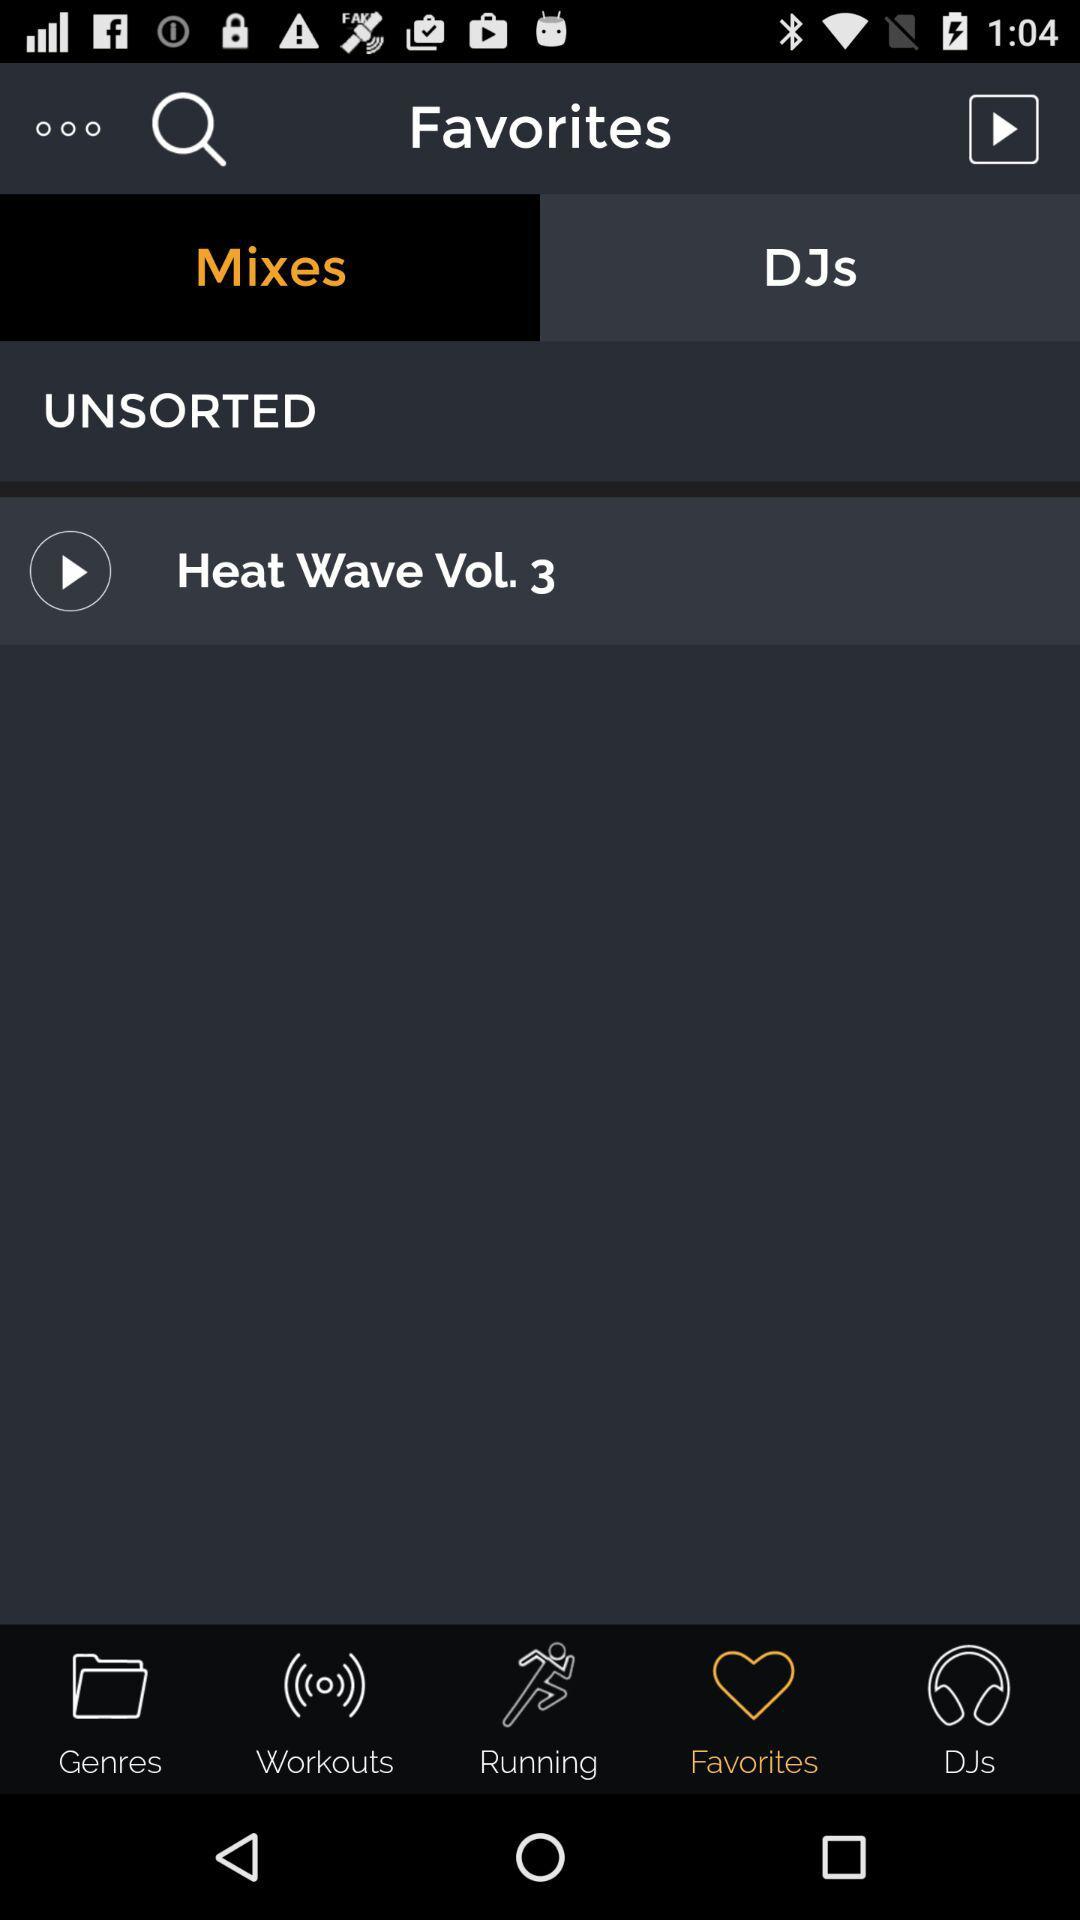  Describe the element at coordinates (189, 127) in the screenshot. I see `search icon` at that location.